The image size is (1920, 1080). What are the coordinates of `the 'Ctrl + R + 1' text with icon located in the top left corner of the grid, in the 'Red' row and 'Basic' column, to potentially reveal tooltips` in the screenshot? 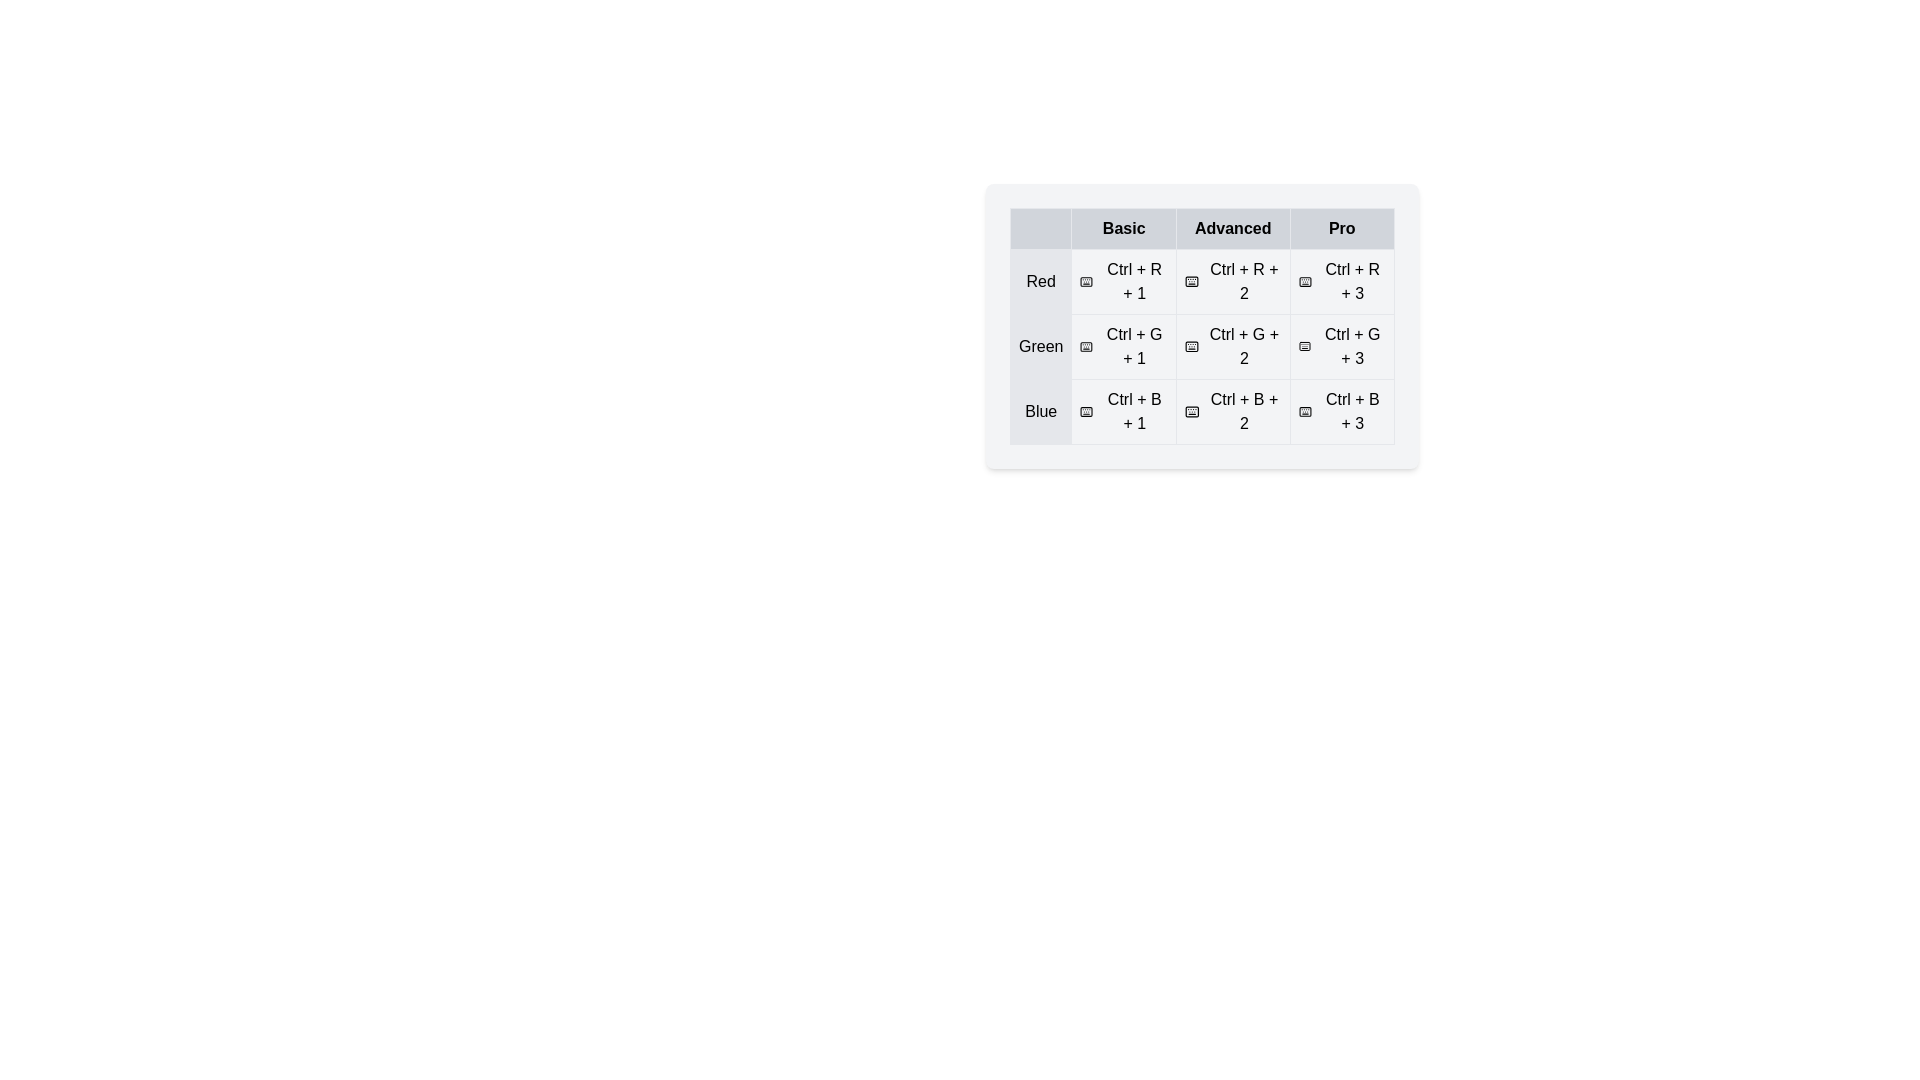 It's located at (1124, 281).